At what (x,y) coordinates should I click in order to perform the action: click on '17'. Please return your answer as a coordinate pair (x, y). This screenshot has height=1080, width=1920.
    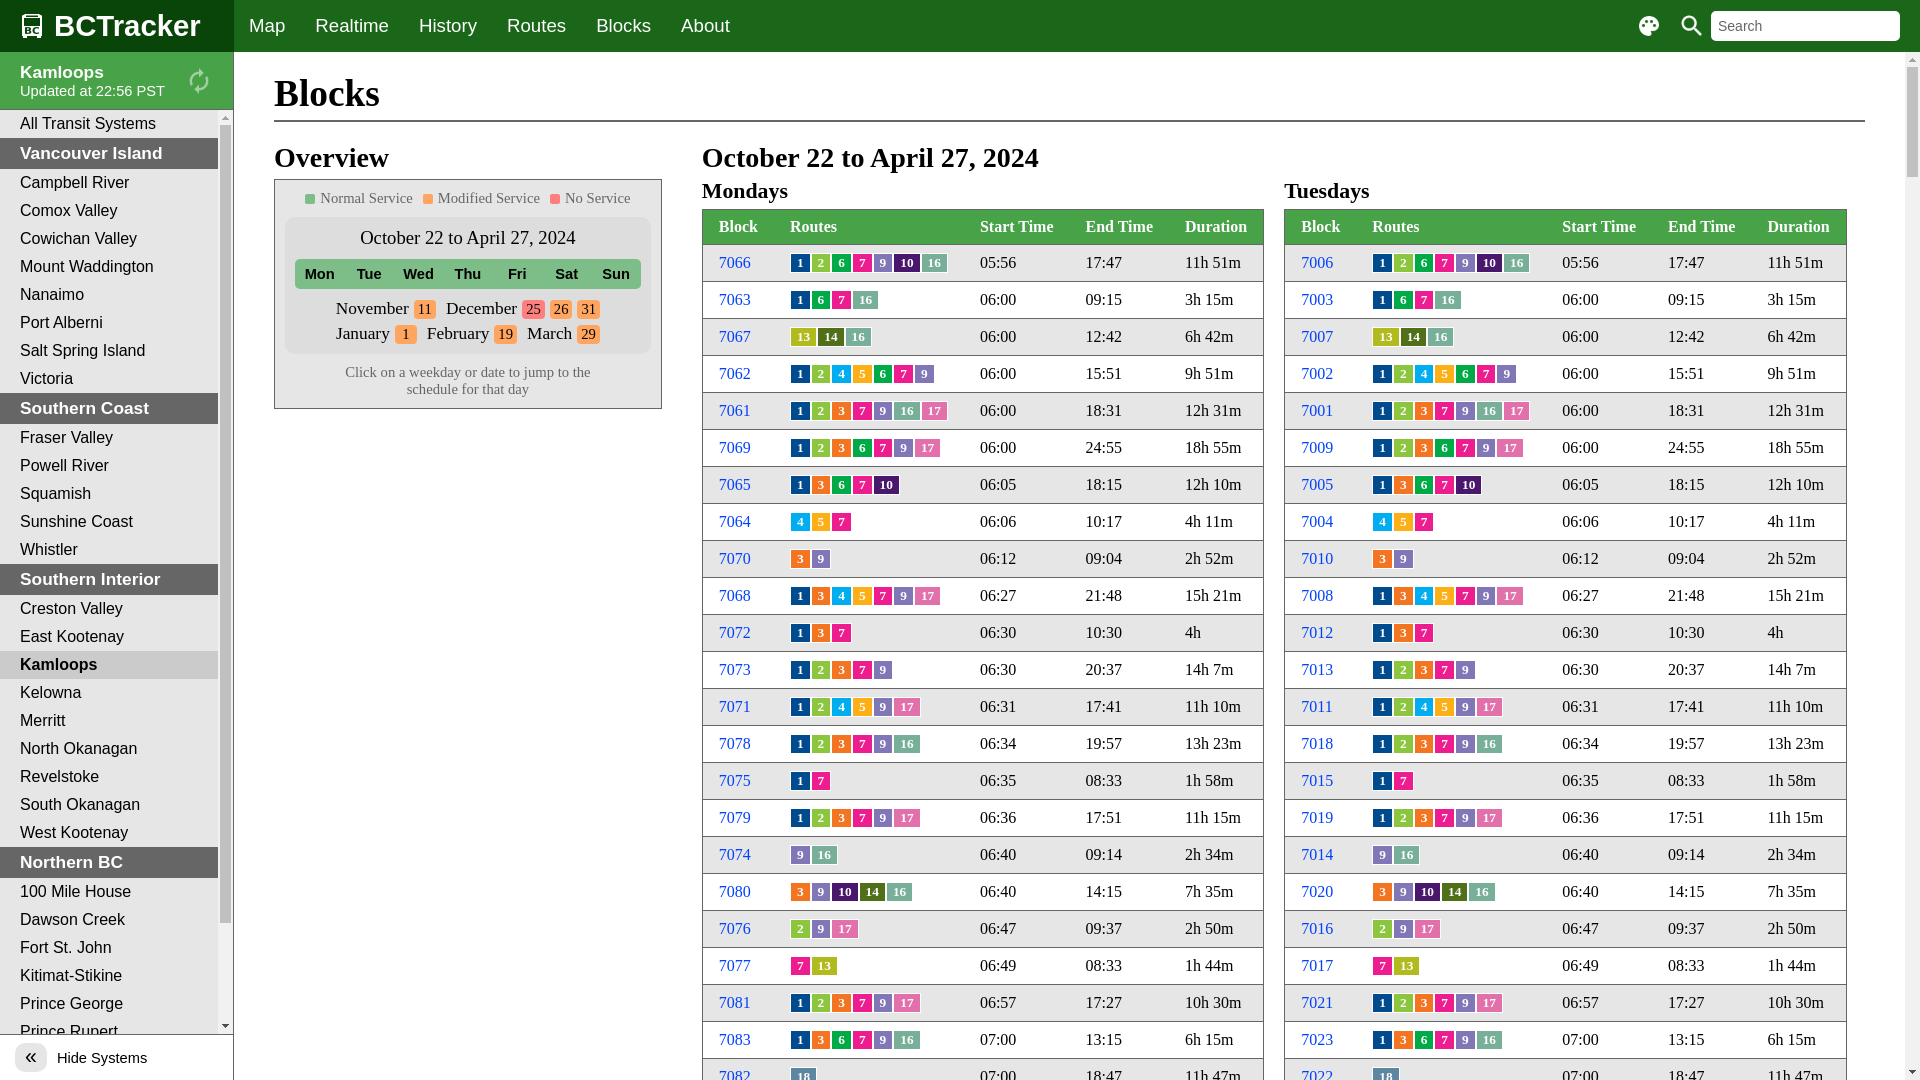
    Looking at the image, I should click on (905, 817).